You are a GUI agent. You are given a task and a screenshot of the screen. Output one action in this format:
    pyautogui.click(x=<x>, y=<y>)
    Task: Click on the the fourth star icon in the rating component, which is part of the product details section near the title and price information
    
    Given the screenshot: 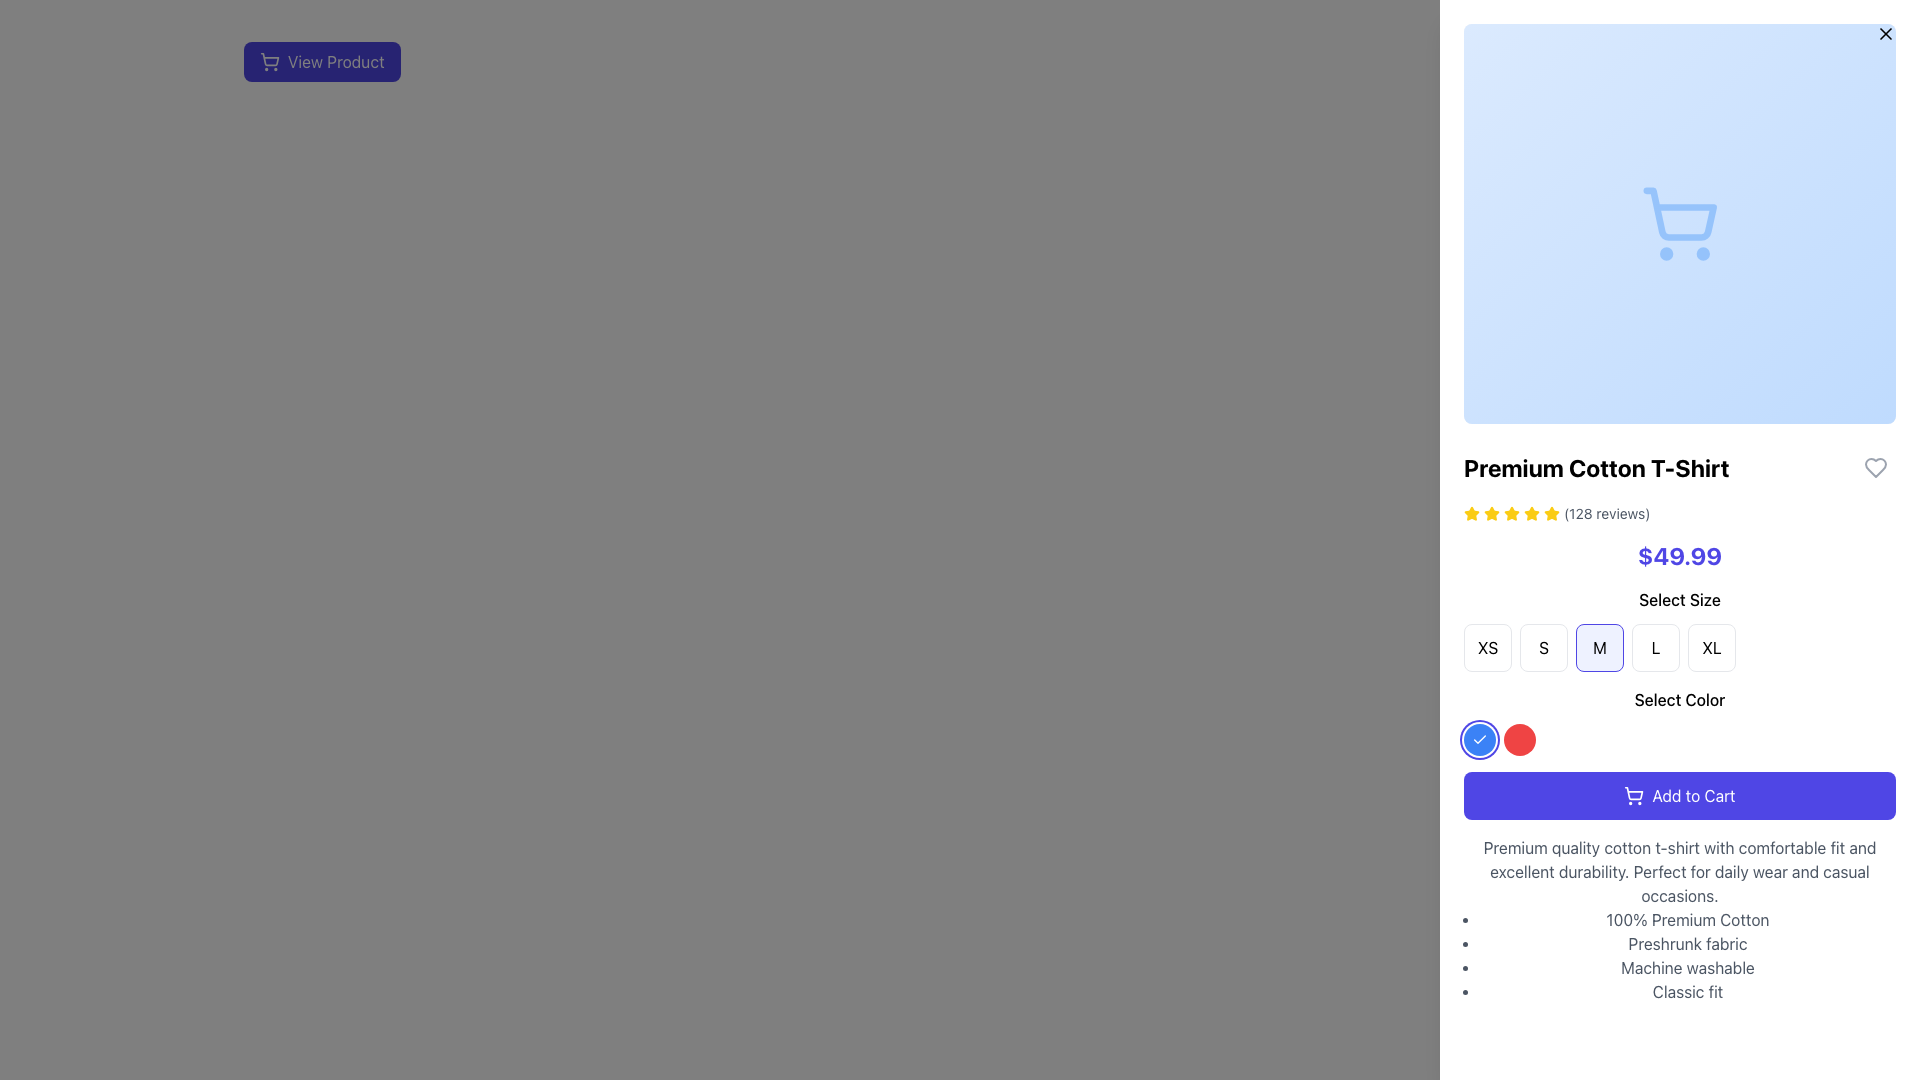 What is the action you would take?
    pyautogui.click(x=1530, y=512)
    